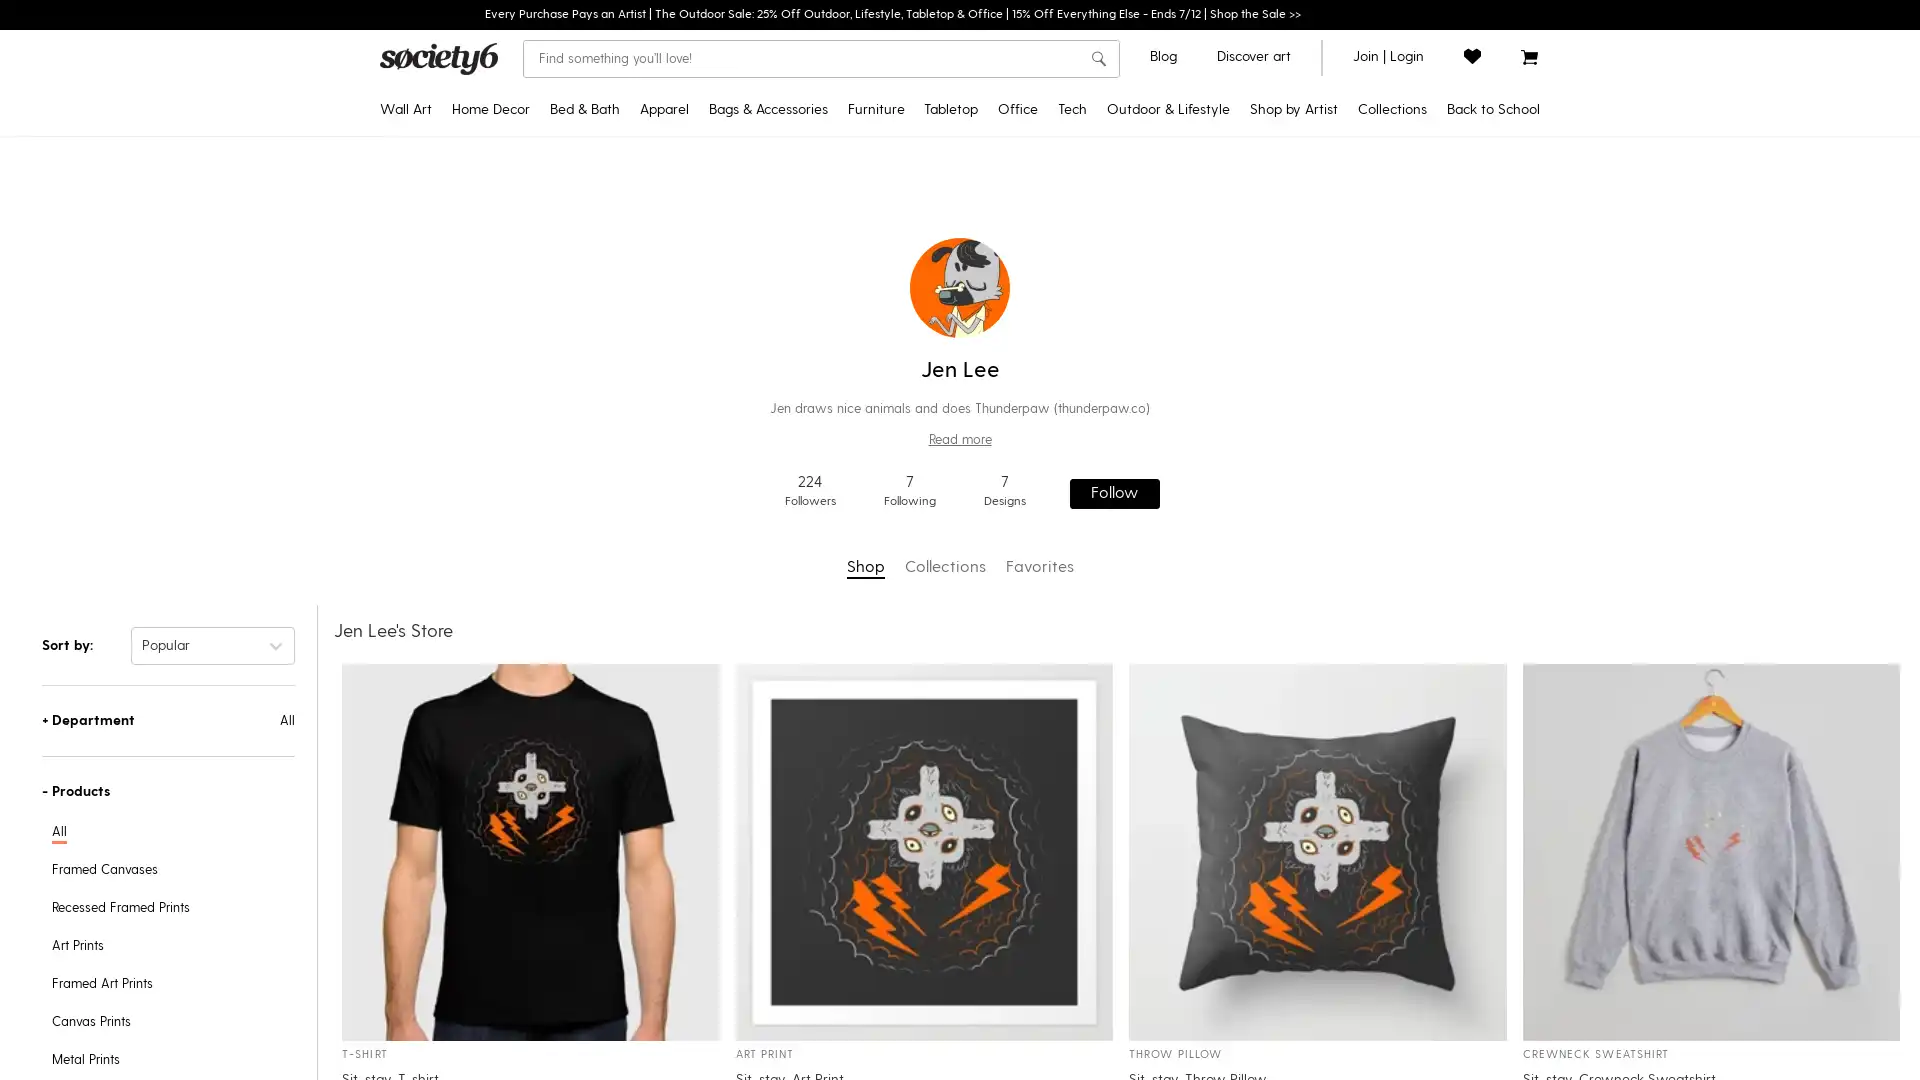 Image resolution: width=1920 pixels, height=1080 pixels. Describe the element at coordinates (470, 385) in the screenshot. I see `Floating Acrylic Prints` at that location.